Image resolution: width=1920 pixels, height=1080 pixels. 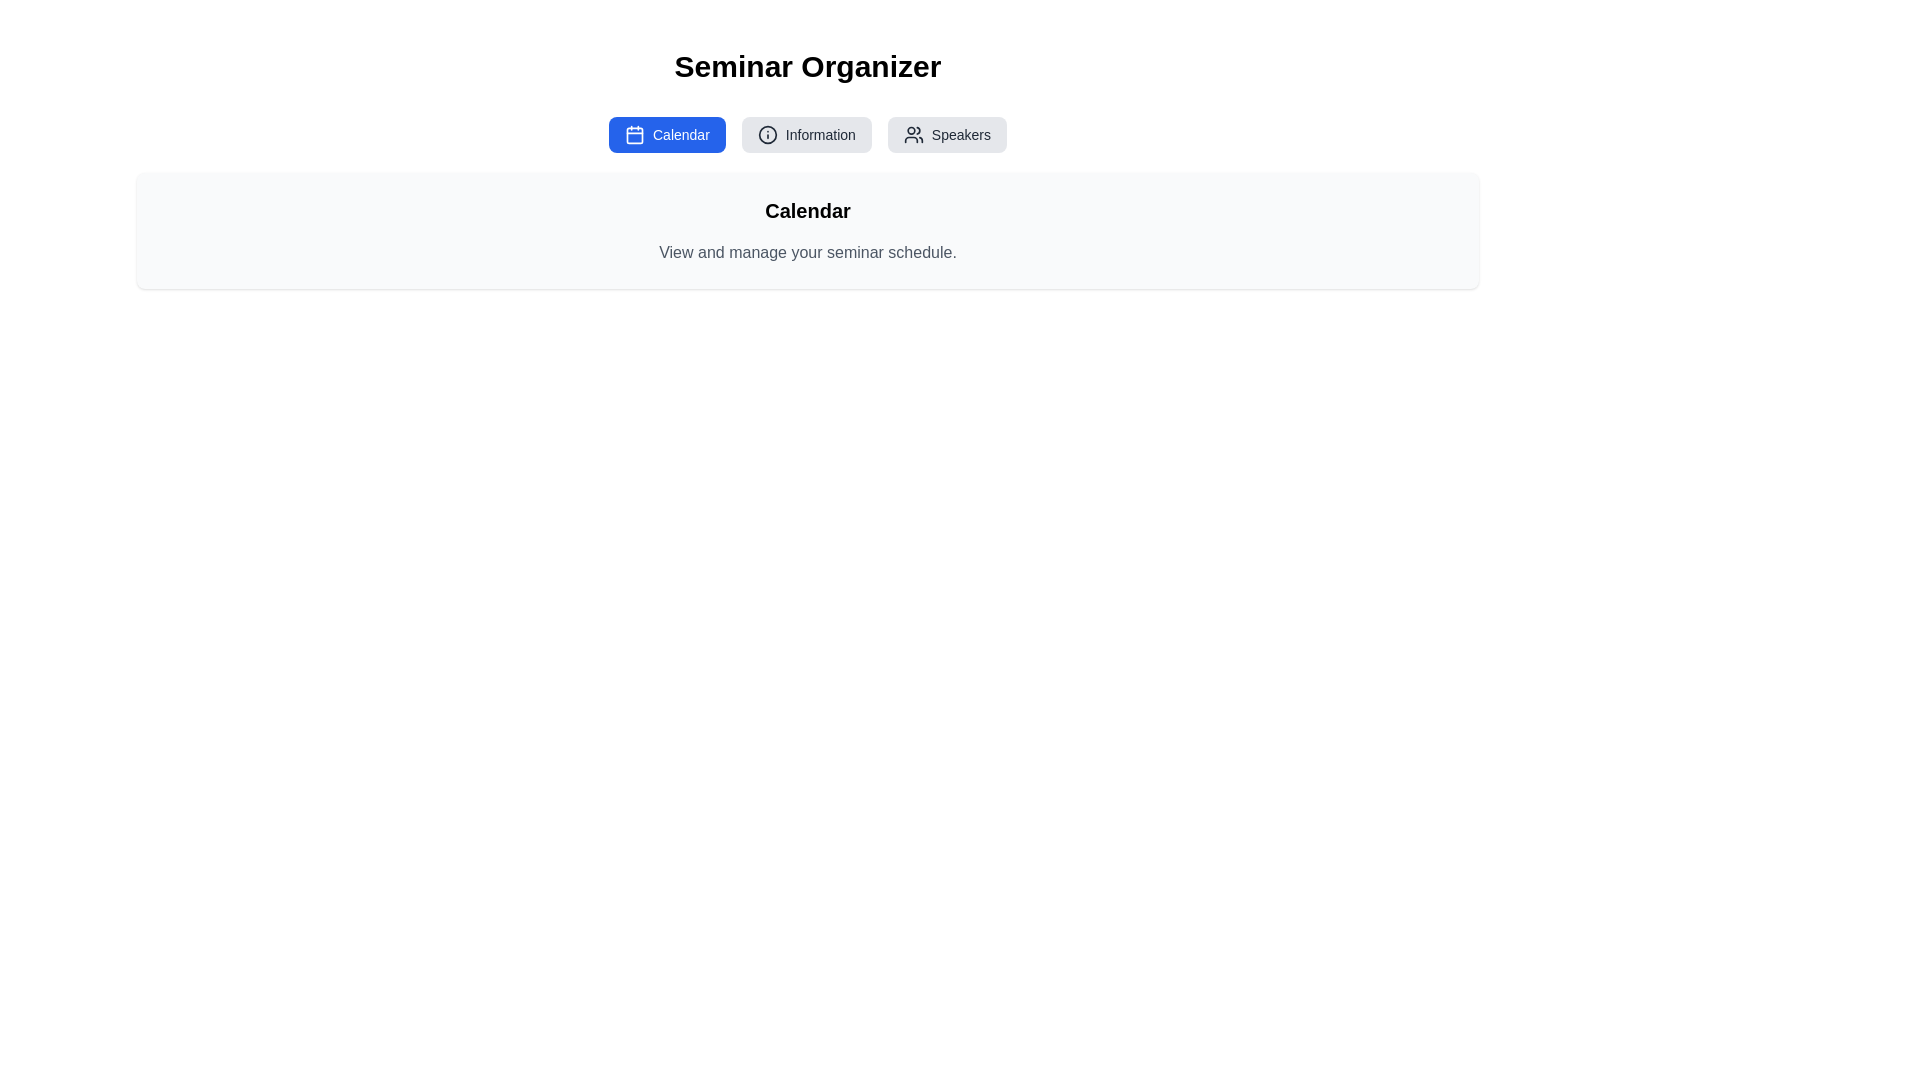 What do you see at coordinates (667, 135) in the screenshot?
I see `the Calendar tab` at bounding box center [667, 135].